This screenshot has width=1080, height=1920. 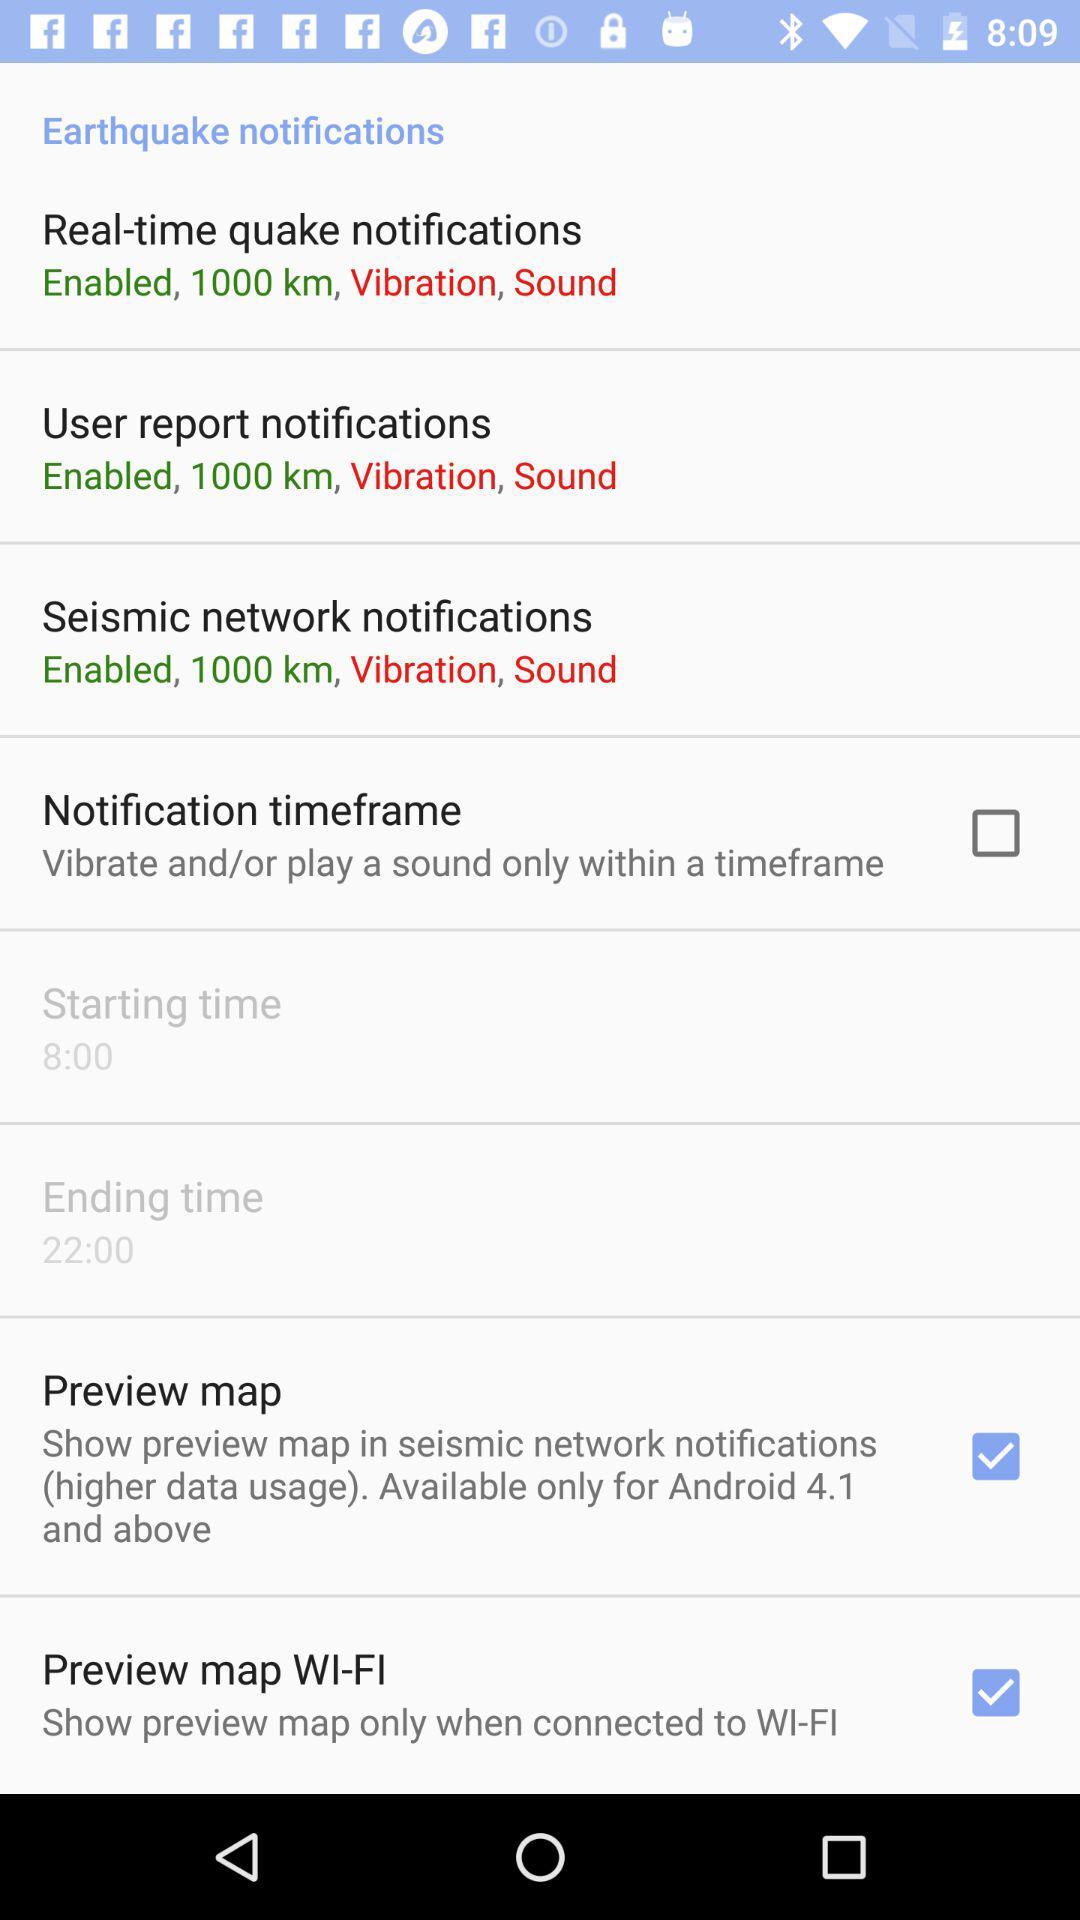 What do you see at coordinates (152, 1195) in the screenshot?
I see `ending time` at bounding box center [152, 1195].